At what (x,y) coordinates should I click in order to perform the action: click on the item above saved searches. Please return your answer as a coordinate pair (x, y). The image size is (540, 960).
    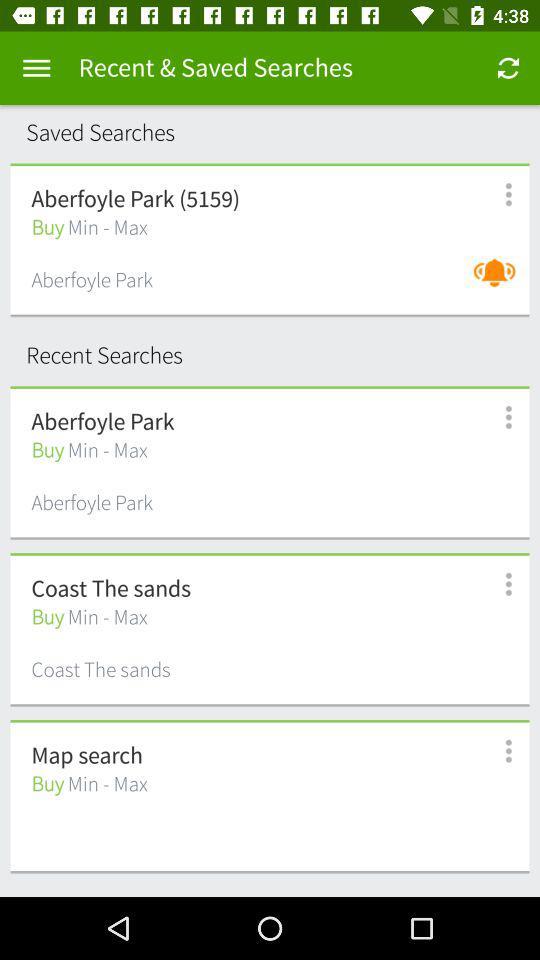
    Looking at the image, I should click on (36, 68).